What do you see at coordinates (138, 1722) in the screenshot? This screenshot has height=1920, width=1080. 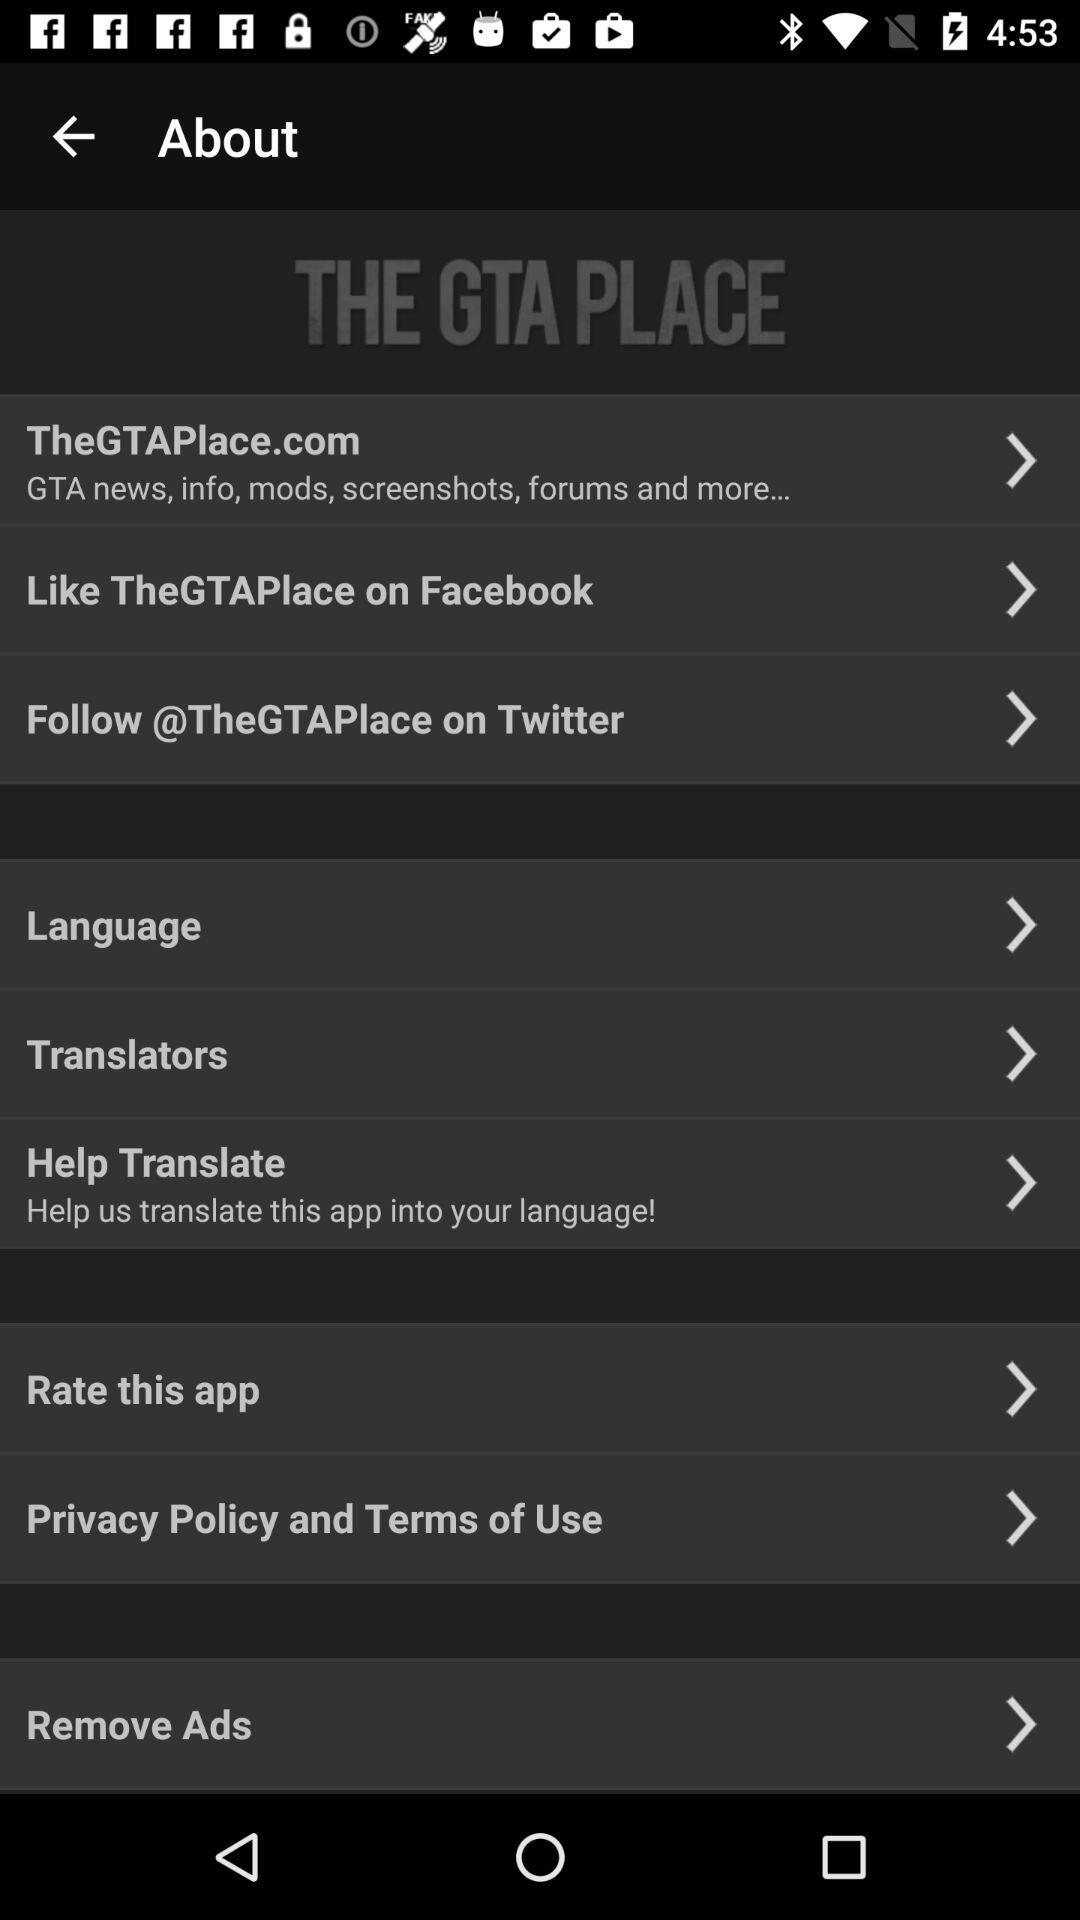 I see `icon below privacy policy and item` at bounding box center [138, 1722].